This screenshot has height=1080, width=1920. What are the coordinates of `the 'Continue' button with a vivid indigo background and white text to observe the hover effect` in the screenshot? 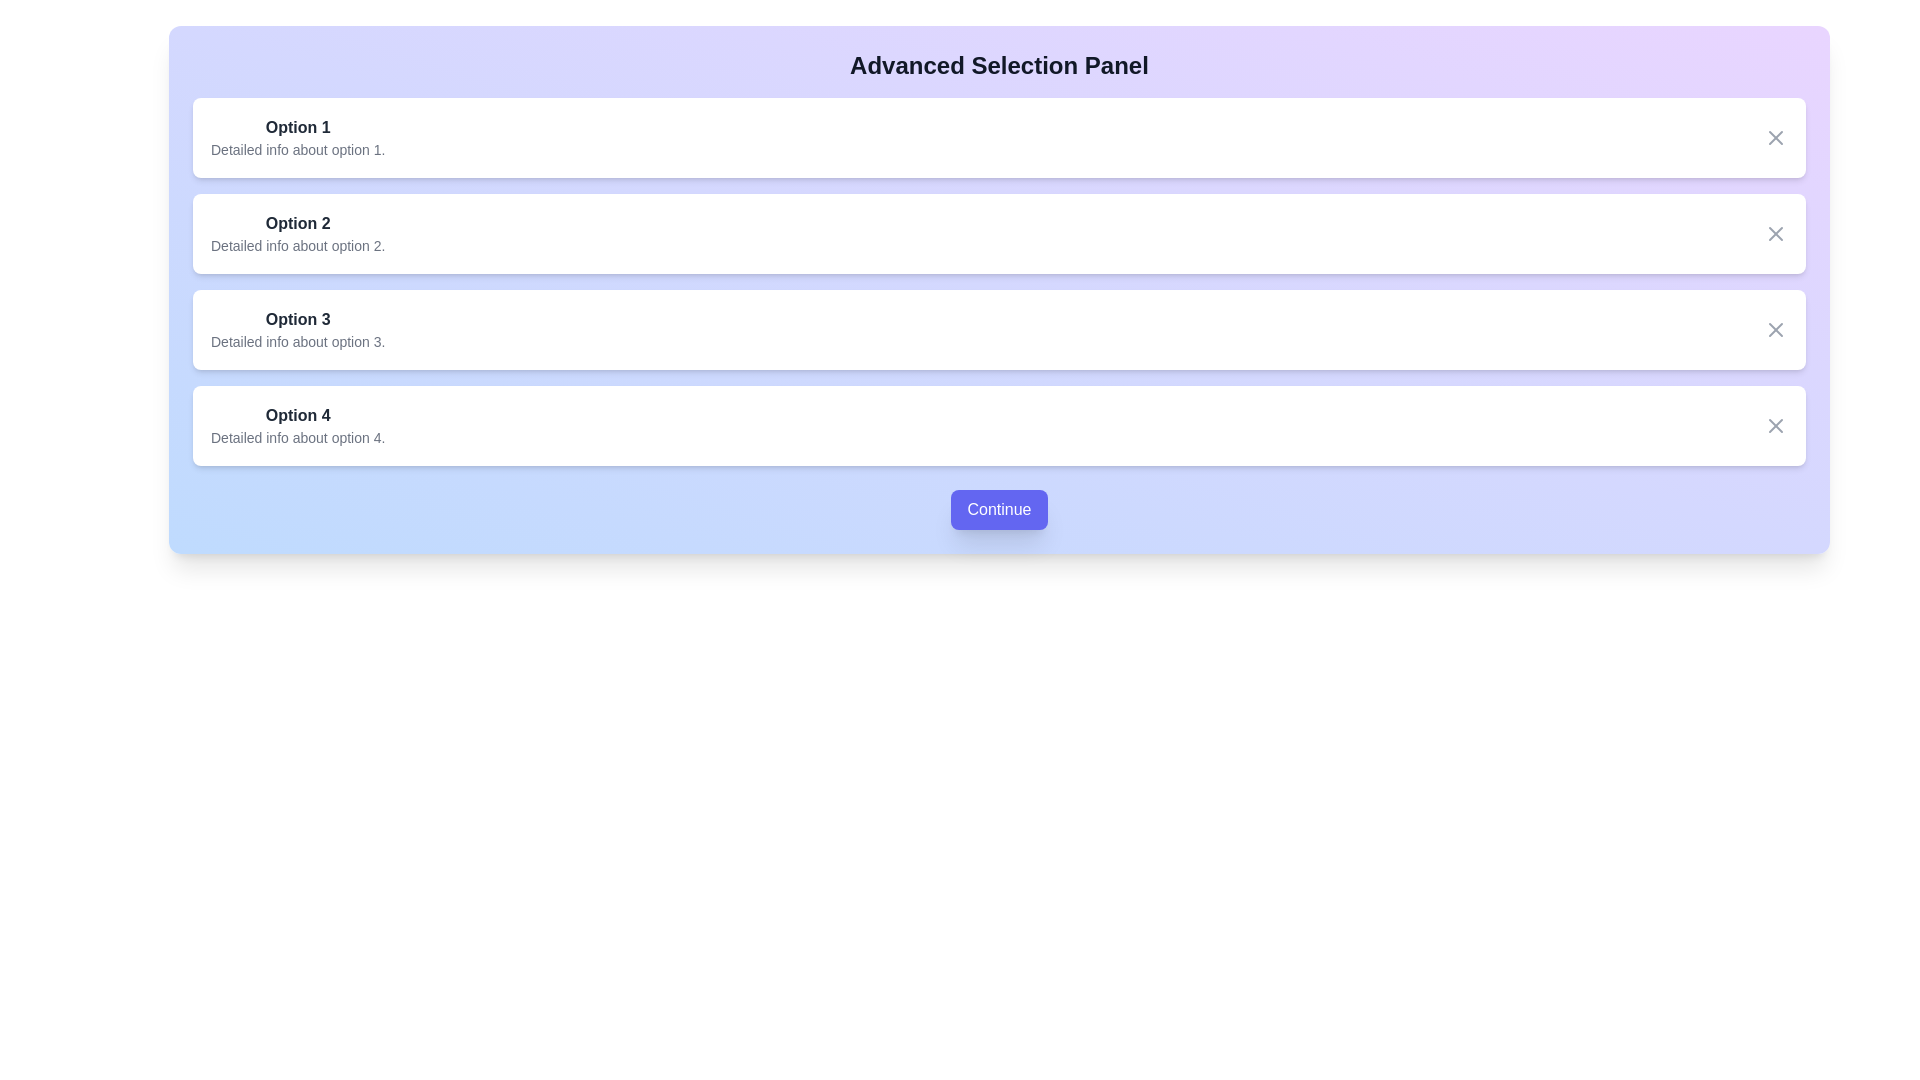 It's located at (999, 508).